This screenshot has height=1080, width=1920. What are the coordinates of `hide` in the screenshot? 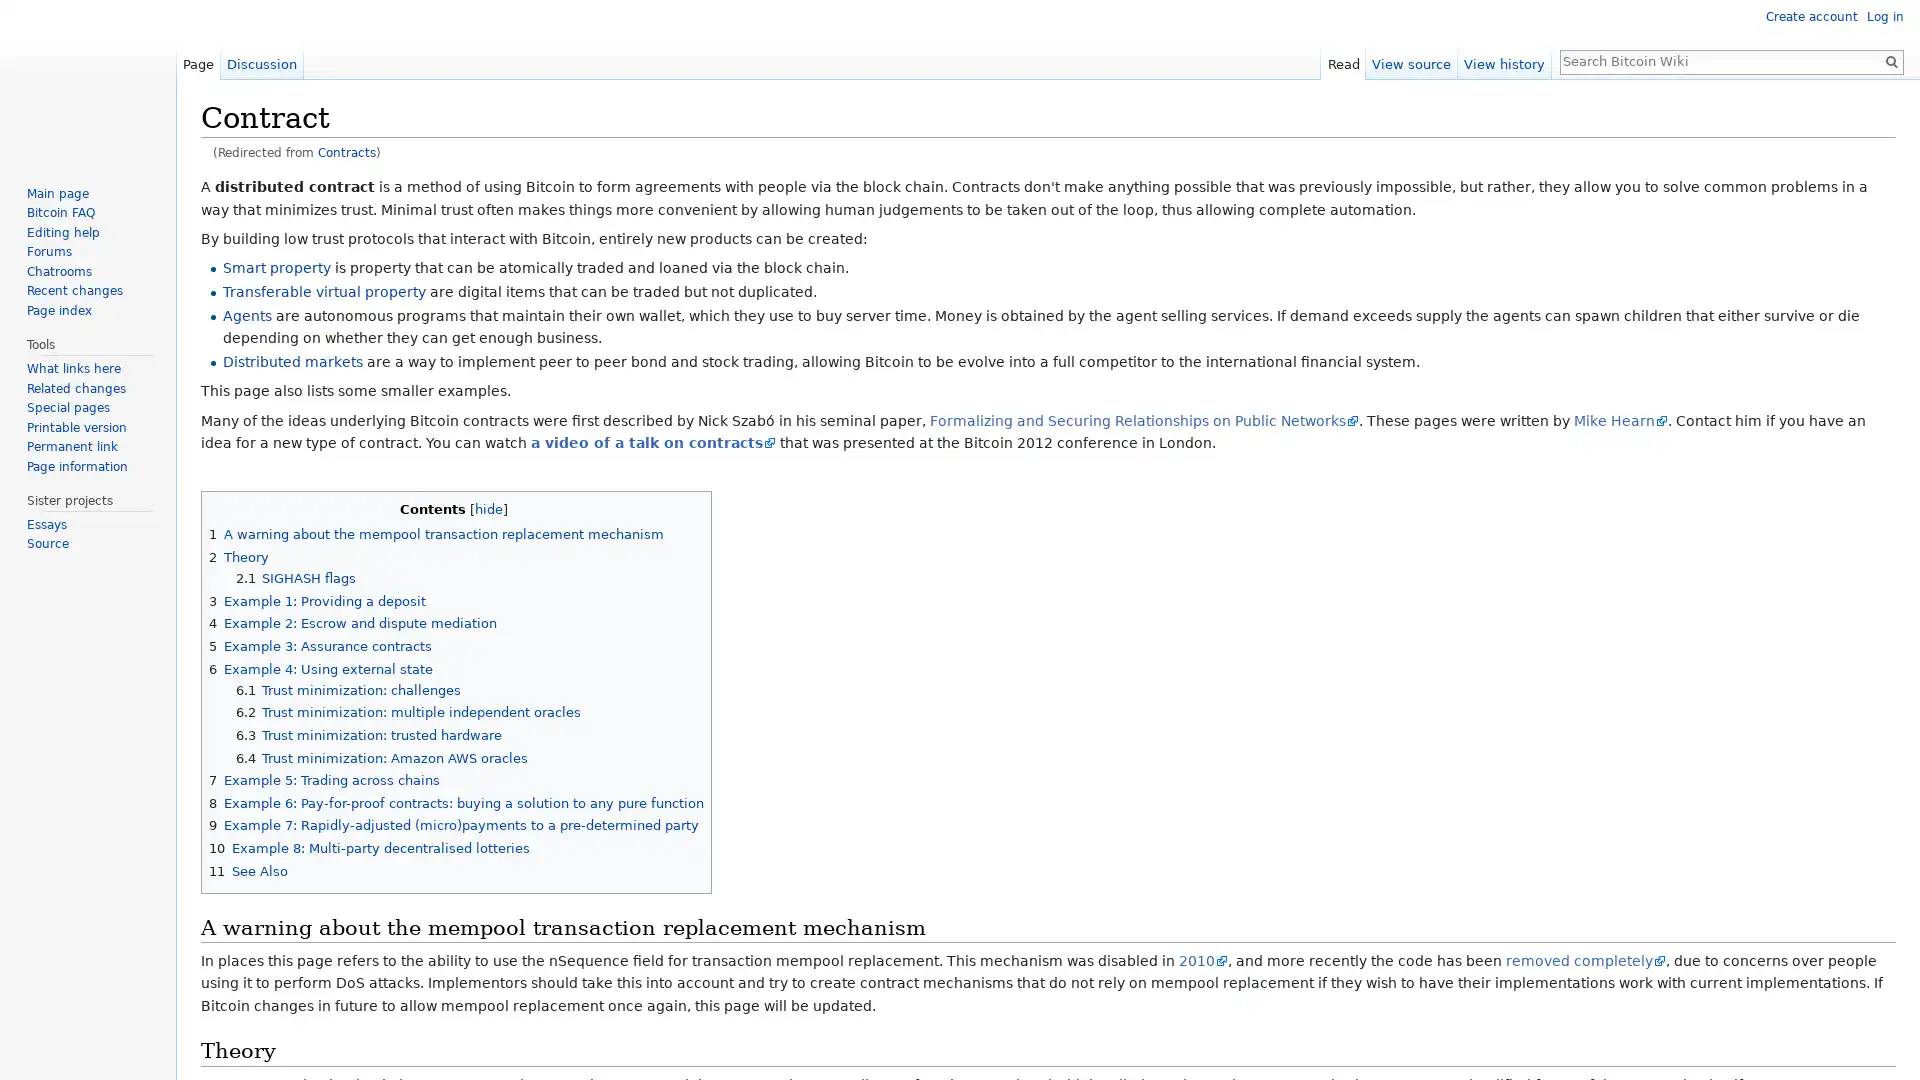 It's located at (489, 508).